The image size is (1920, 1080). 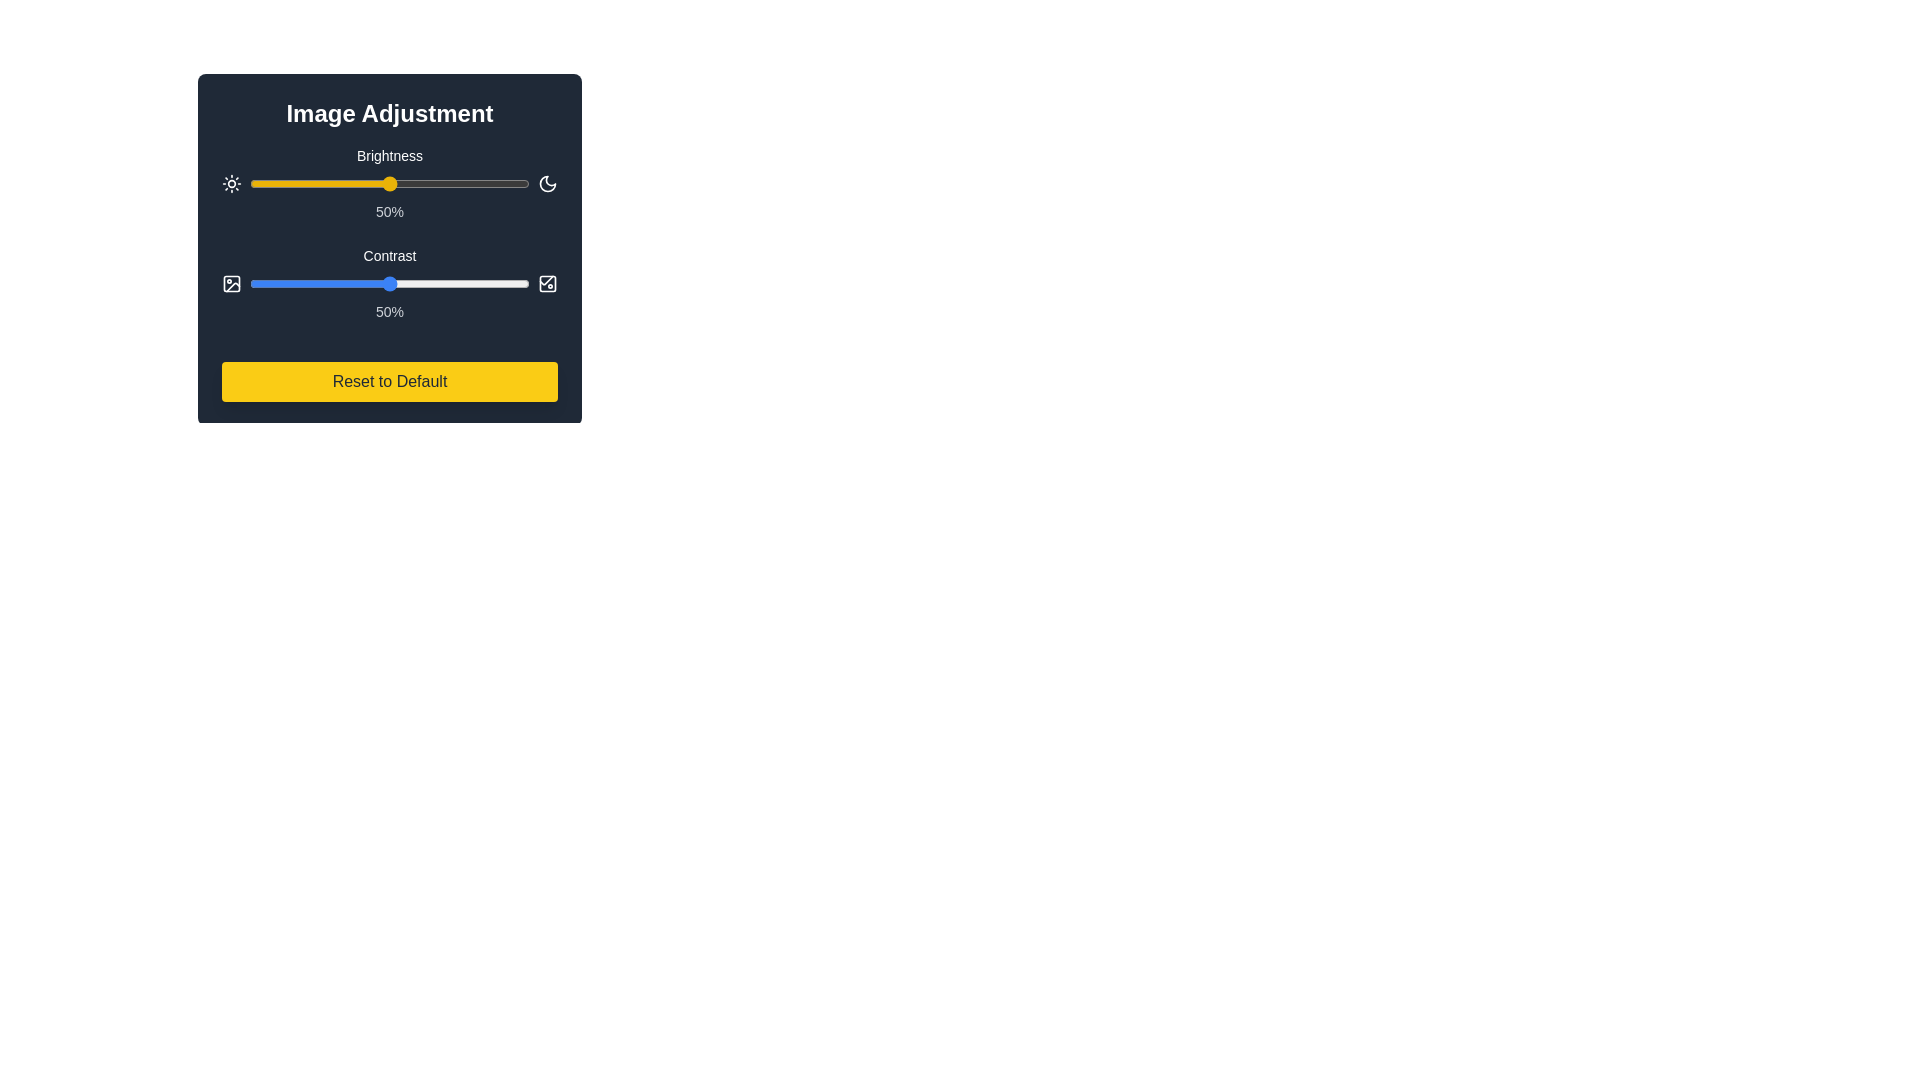 I want to click on brightness, so click(x=504, y=184).